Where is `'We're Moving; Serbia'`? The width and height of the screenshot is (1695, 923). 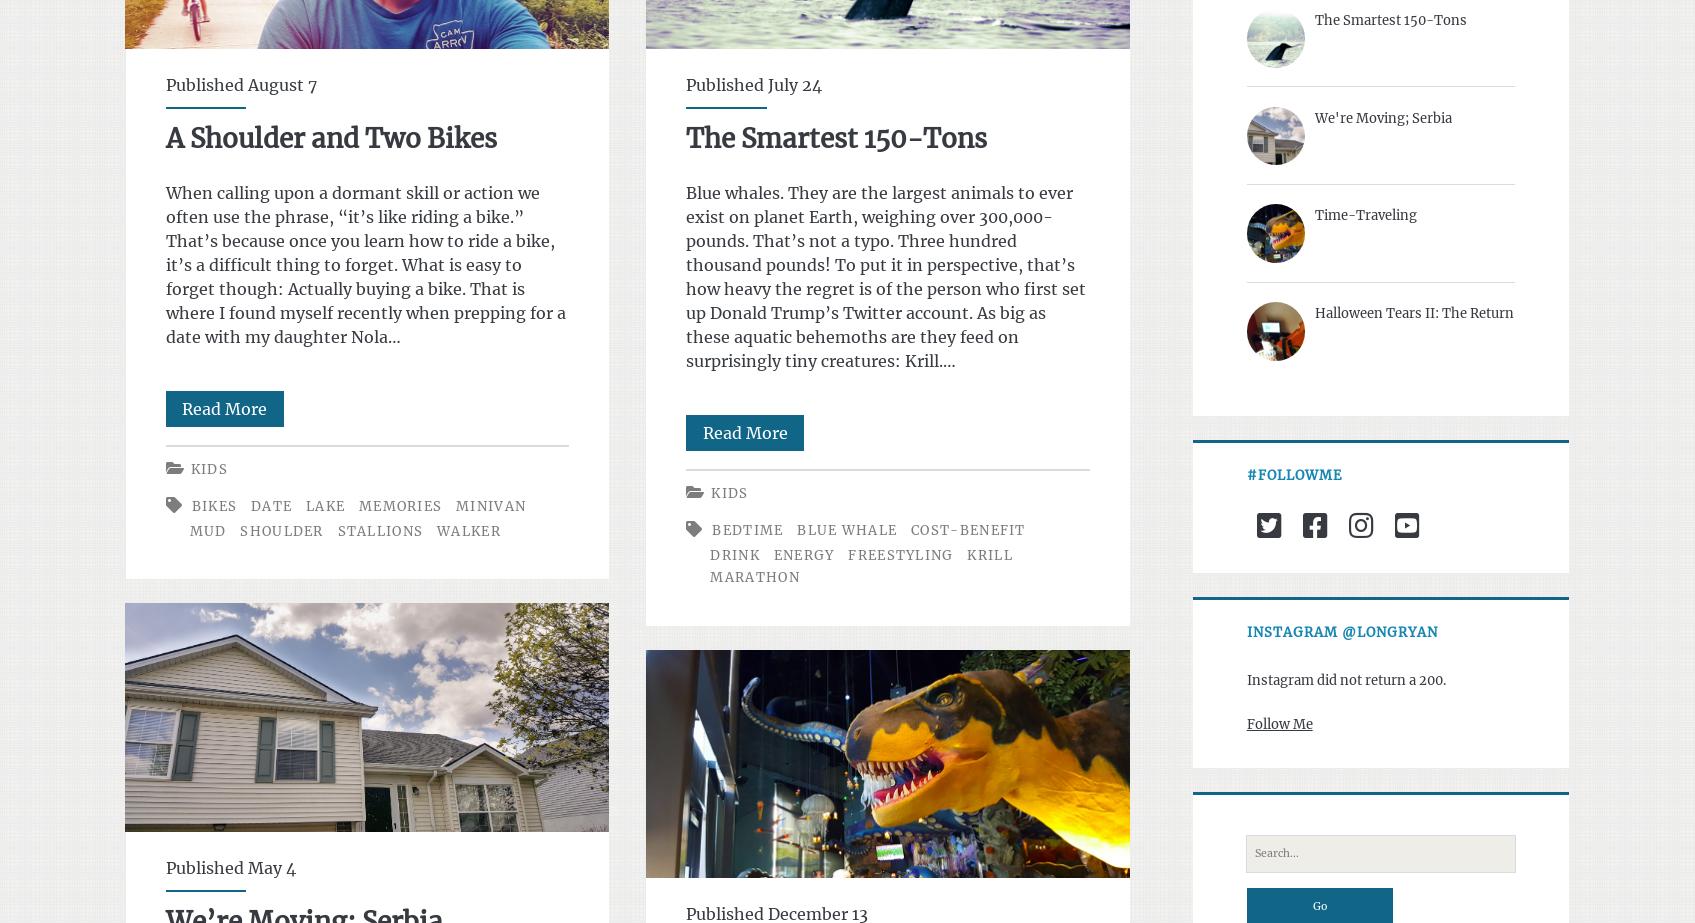 'We're Moving; Serbia' is located at coordinates (1381, 117).